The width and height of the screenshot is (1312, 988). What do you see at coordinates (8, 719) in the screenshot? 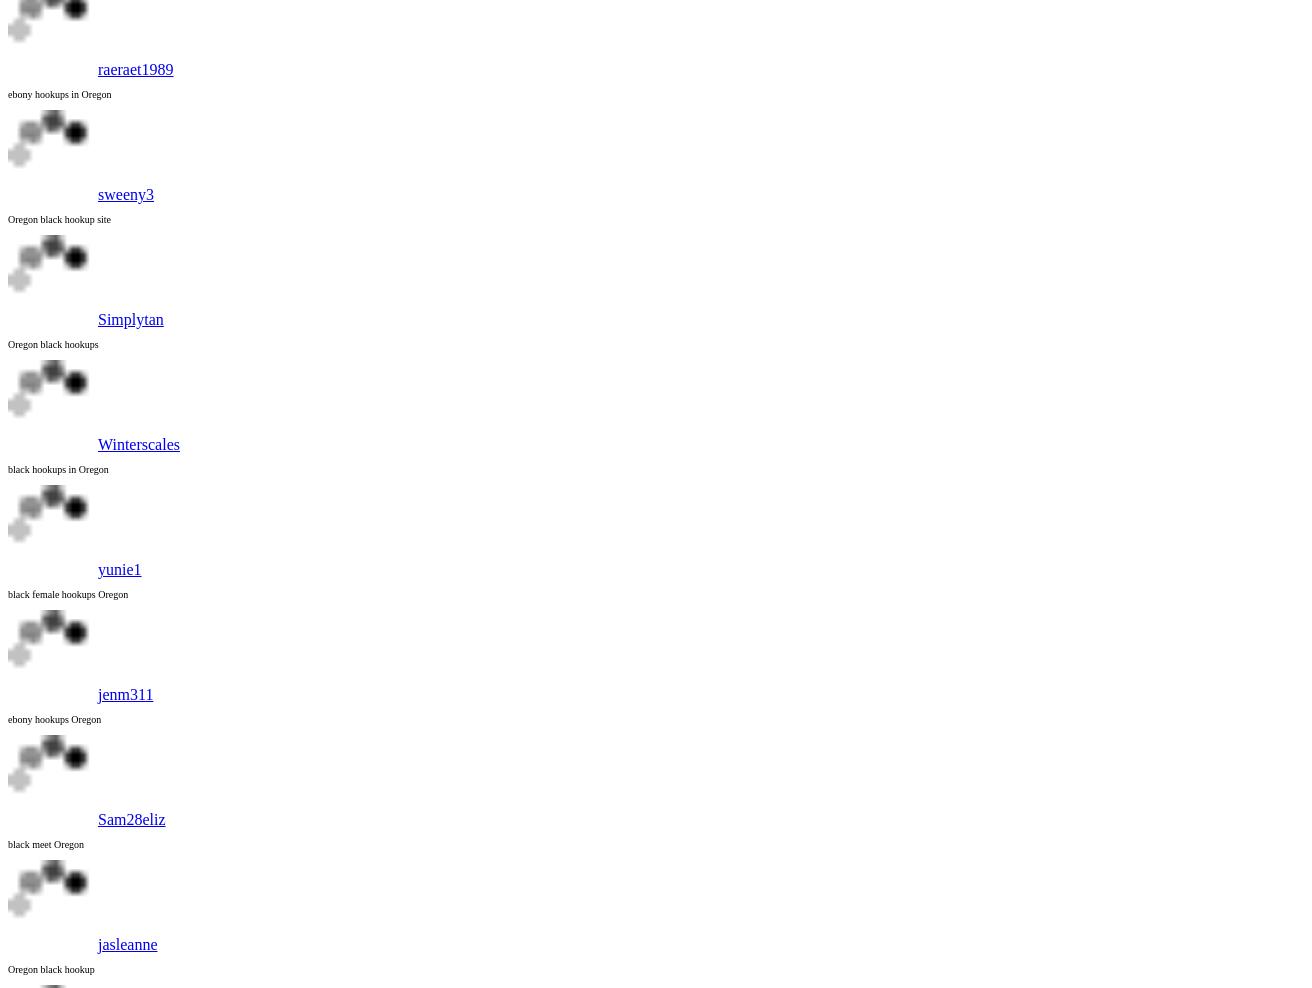
I see `'ebony hookups Oregon'` at bounding box center [8, 719].